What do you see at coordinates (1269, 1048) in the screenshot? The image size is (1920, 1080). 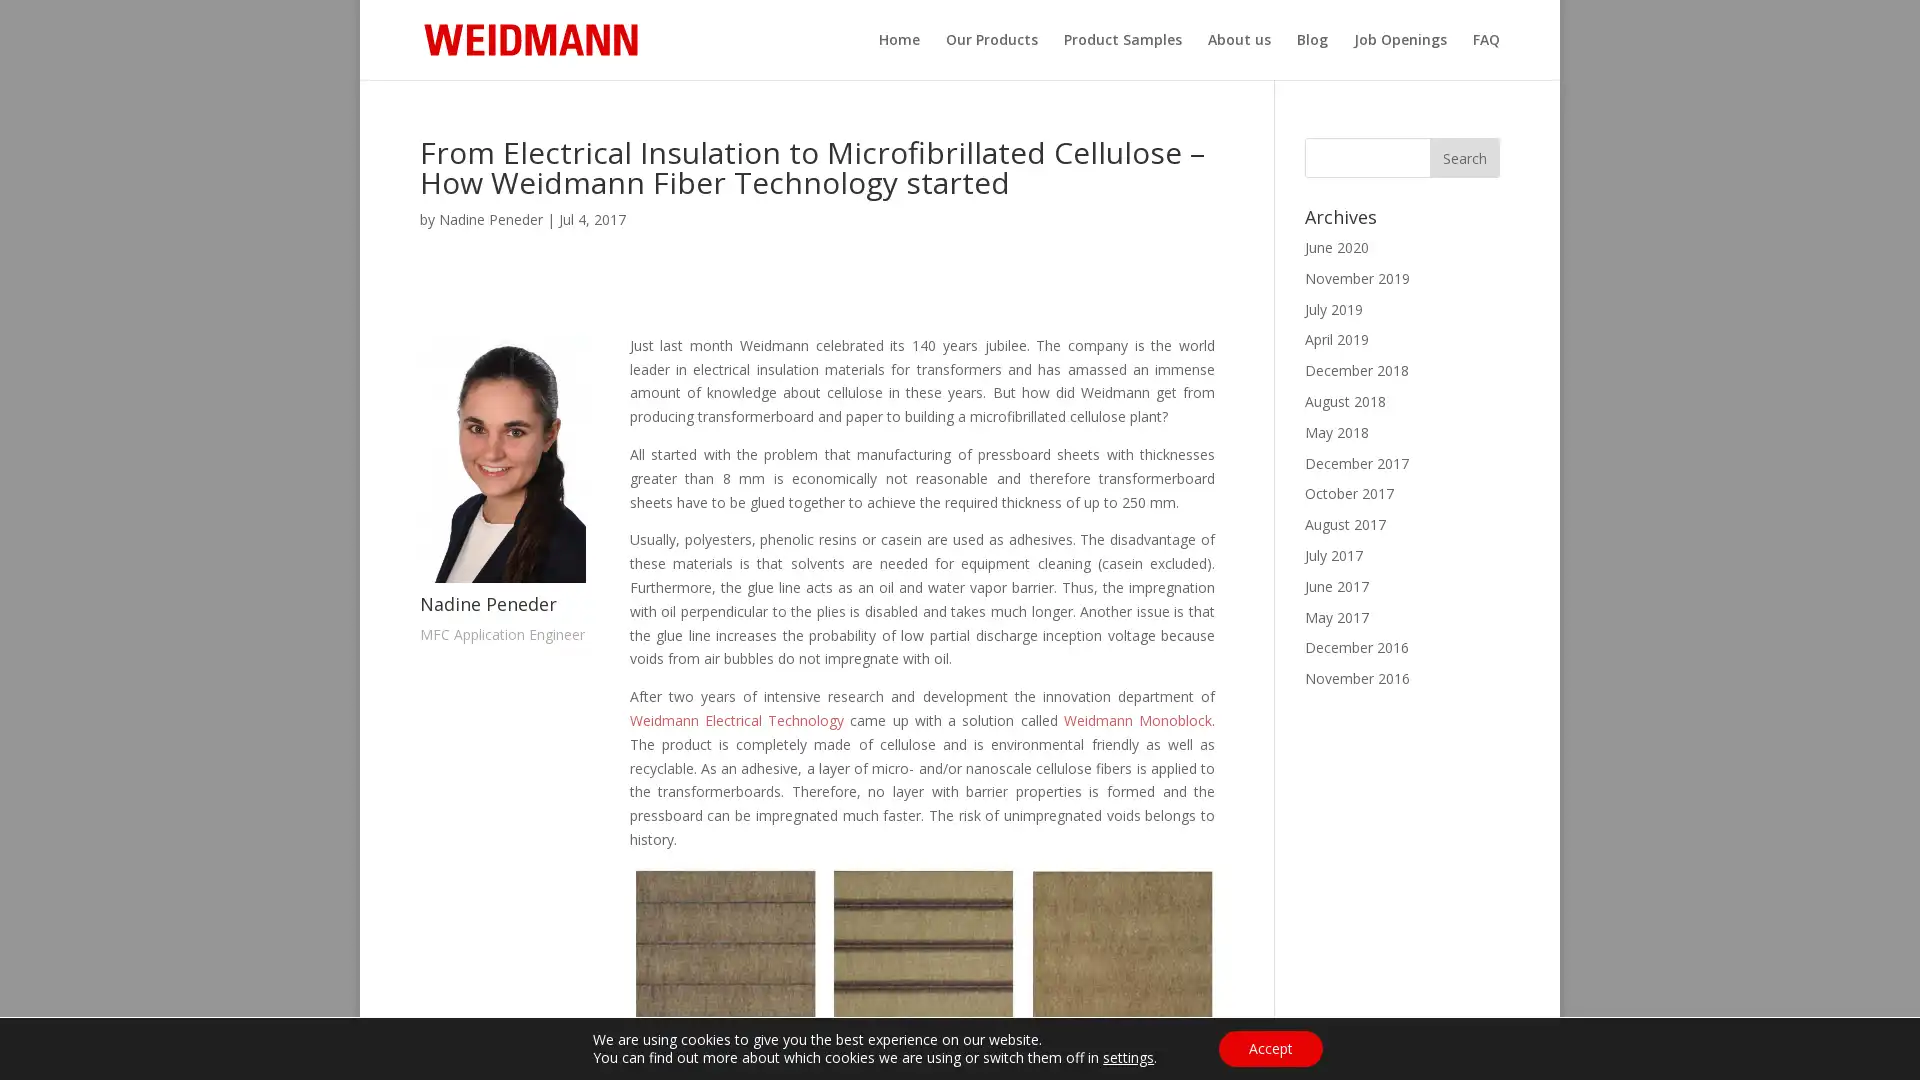 I see `Accept` at bounding box center [1269, 1048].